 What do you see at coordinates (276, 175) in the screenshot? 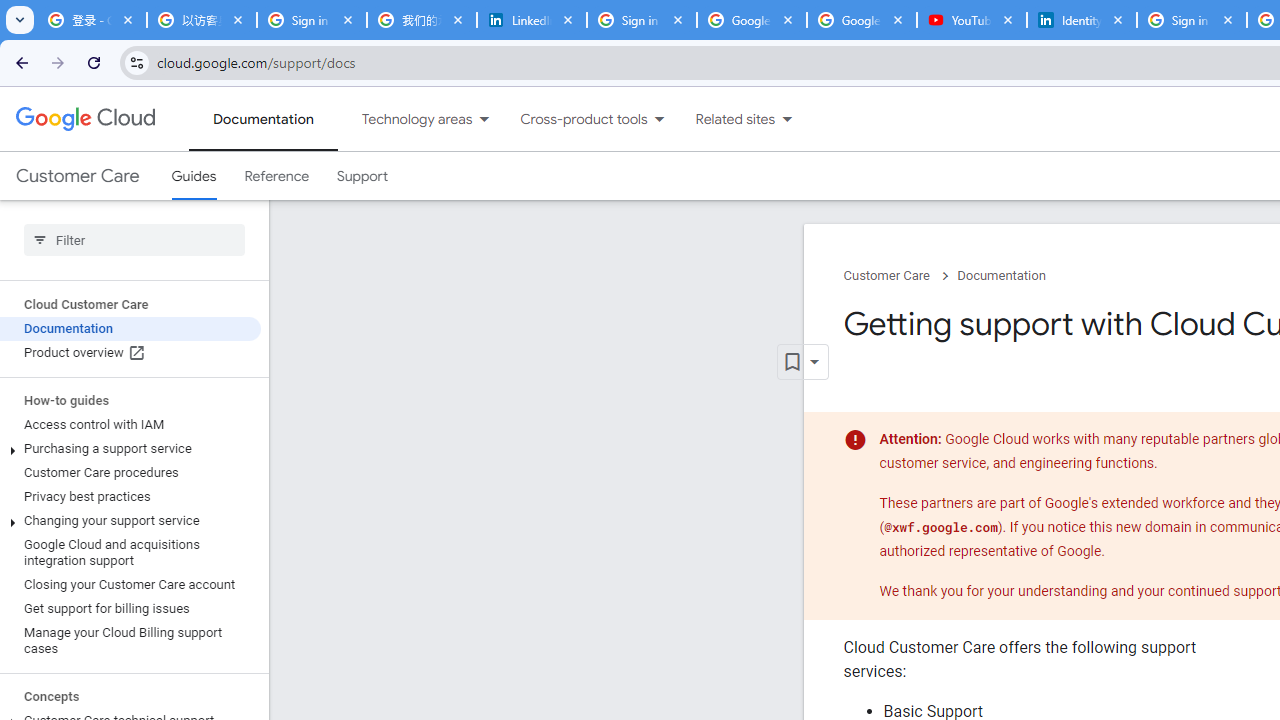
I see `'Reference'` at bounding box center [276, 175].